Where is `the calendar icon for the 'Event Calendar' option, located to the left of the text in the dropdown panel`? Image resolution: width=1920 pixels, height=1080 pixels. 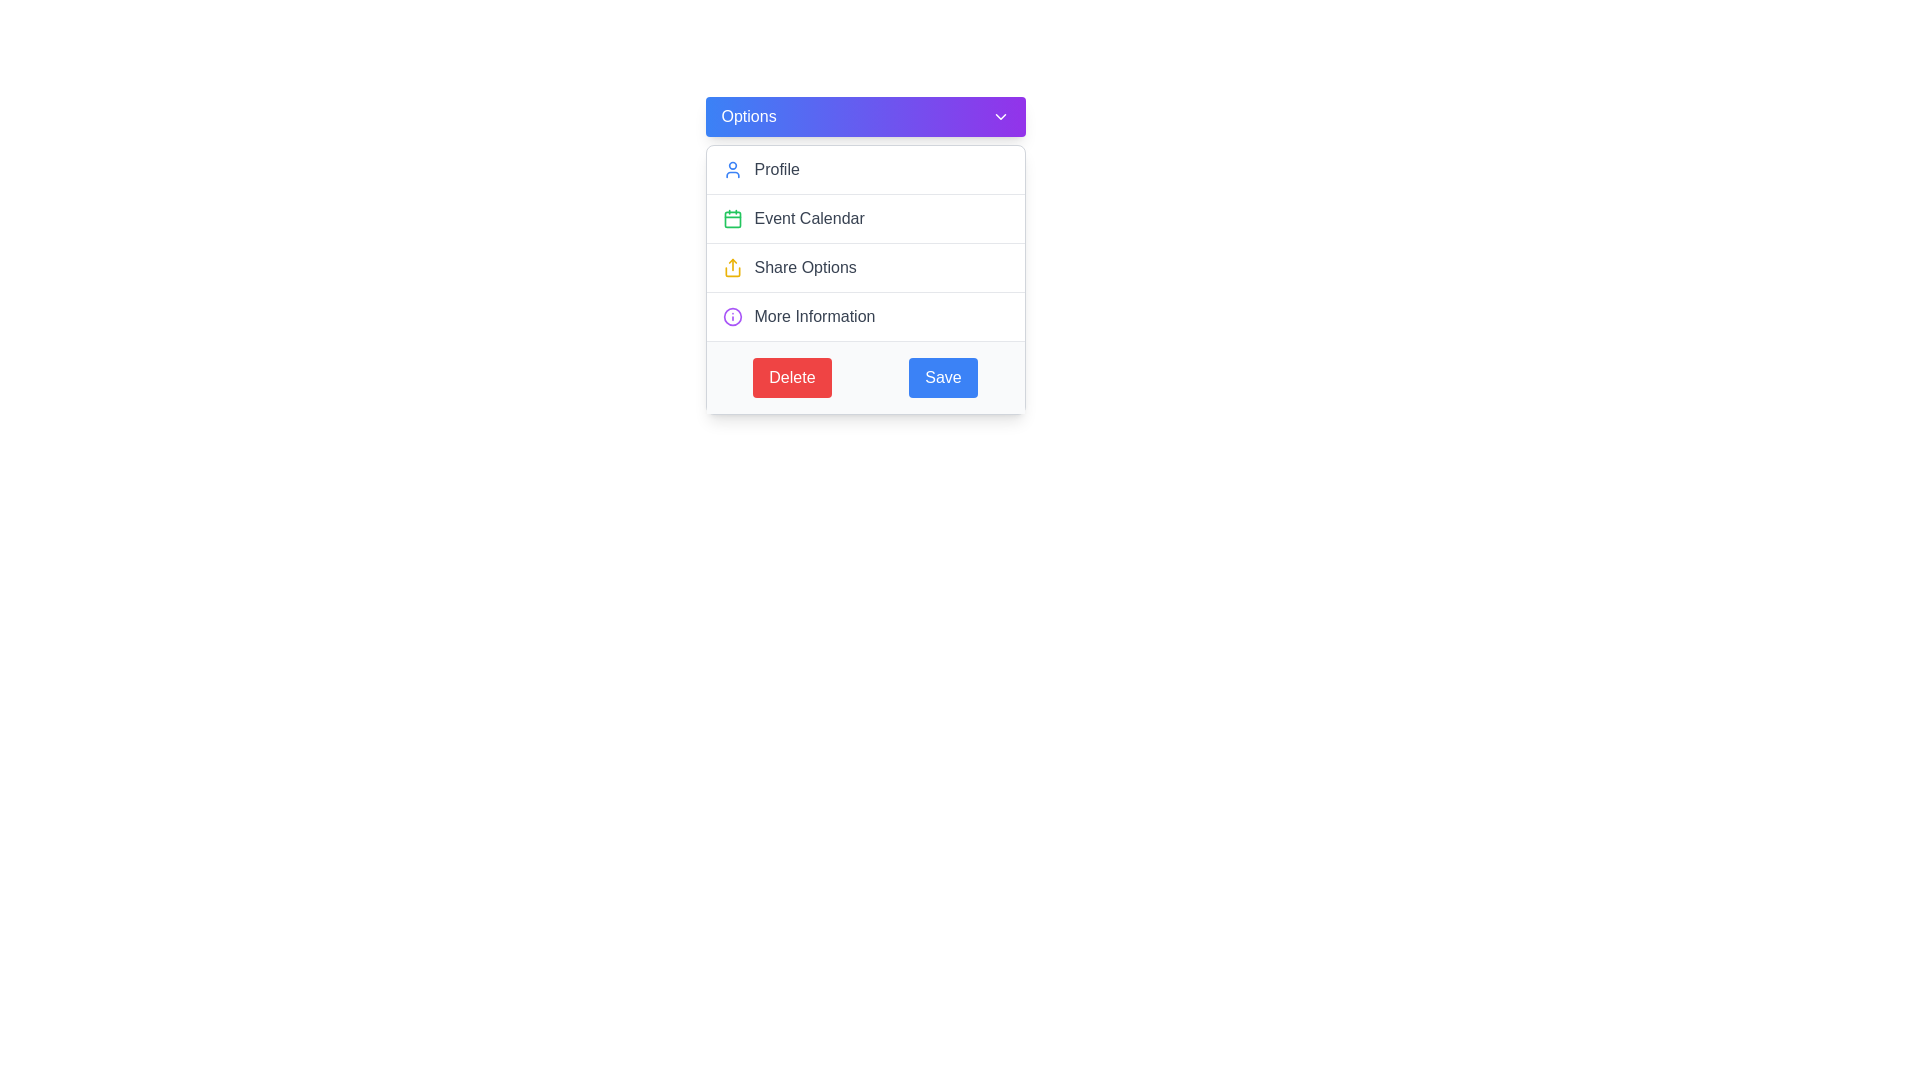
the calendar icon for the 'Event Calendar' option, located to the left of the text in the dropdown panel is located at coordinates (731, 219).